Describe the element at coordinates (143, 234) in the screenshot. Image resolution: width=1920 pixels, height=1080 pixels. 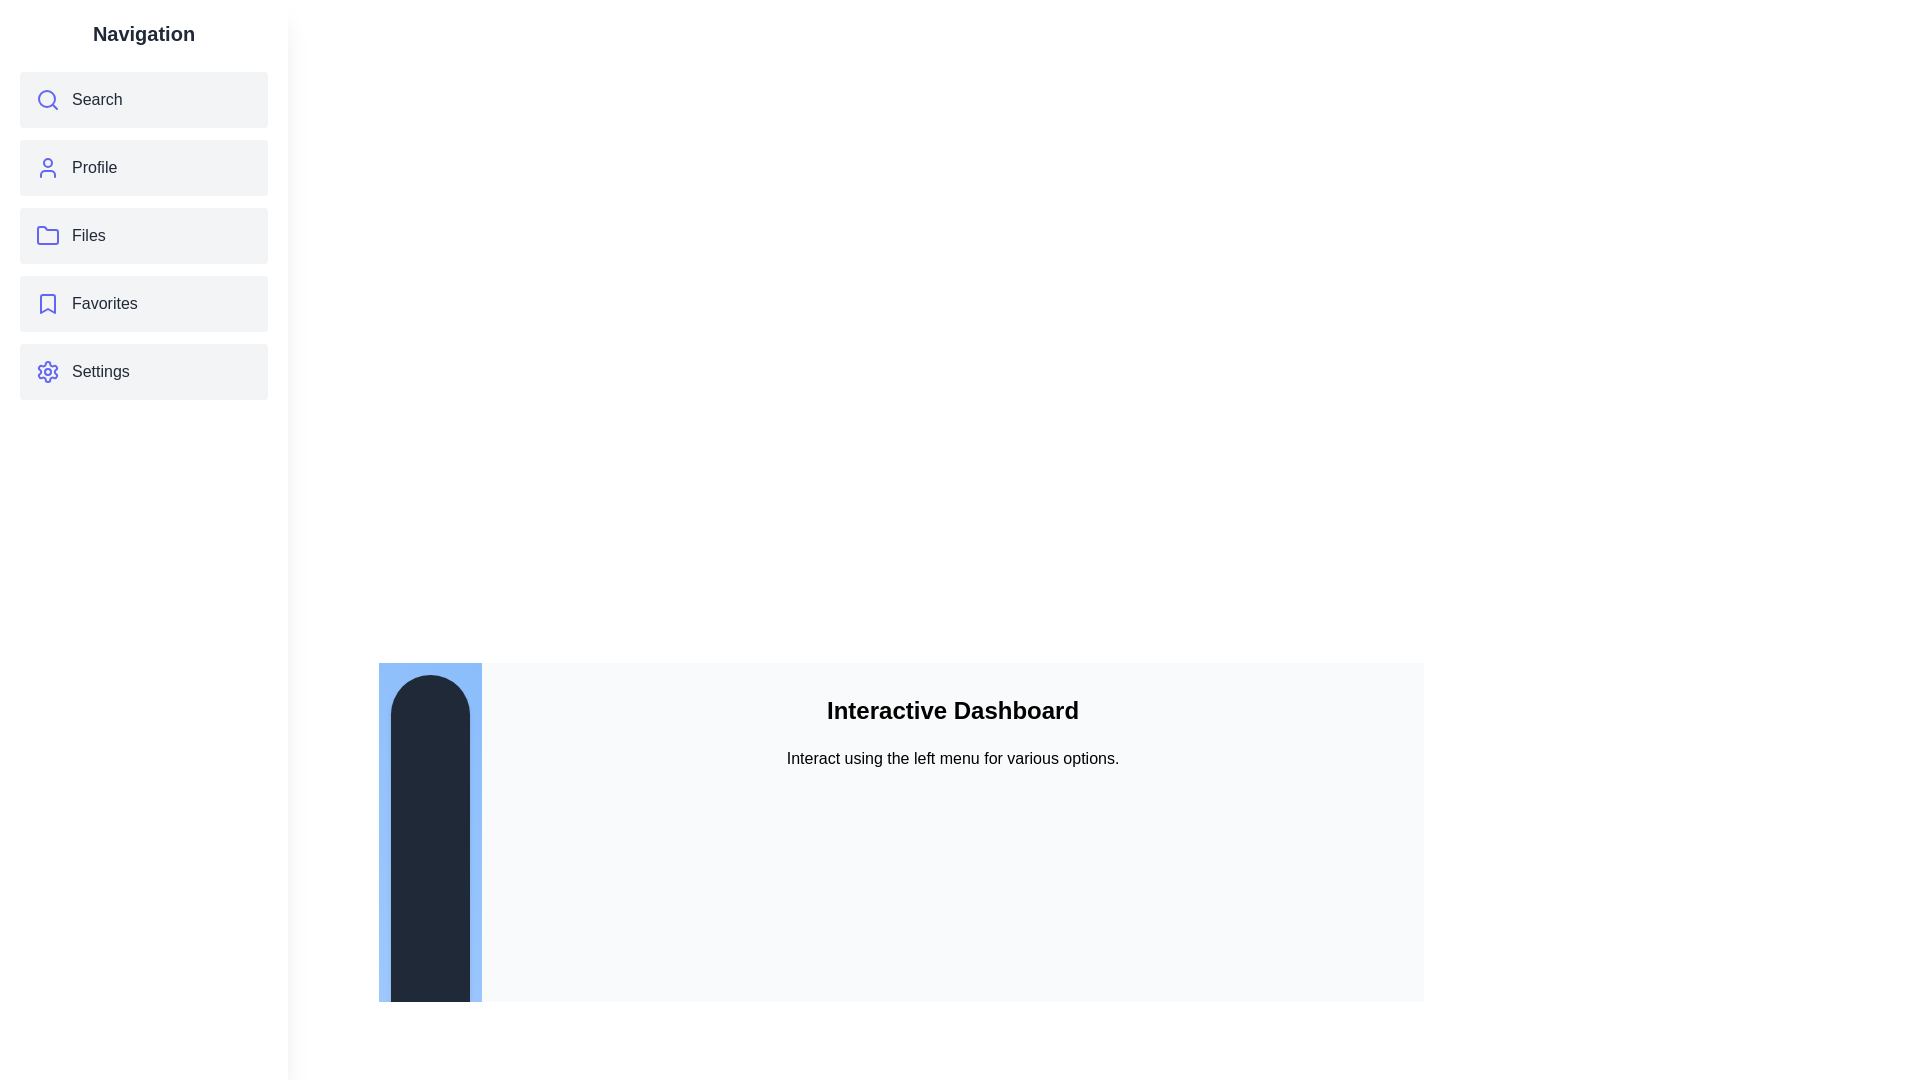
I see `the menu item corresponding to Files to navigate` at that location.